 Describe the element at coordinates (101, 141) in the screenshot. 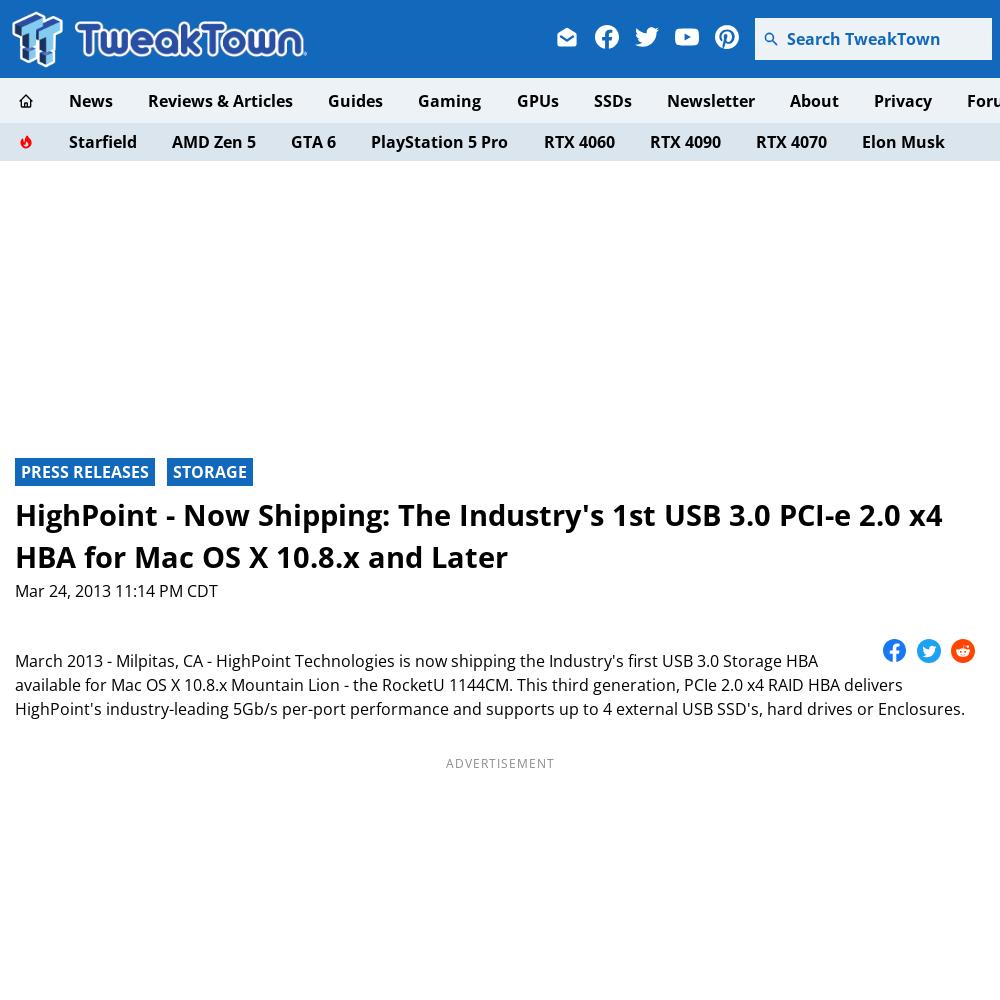

I see `'Starfield'` at that location.